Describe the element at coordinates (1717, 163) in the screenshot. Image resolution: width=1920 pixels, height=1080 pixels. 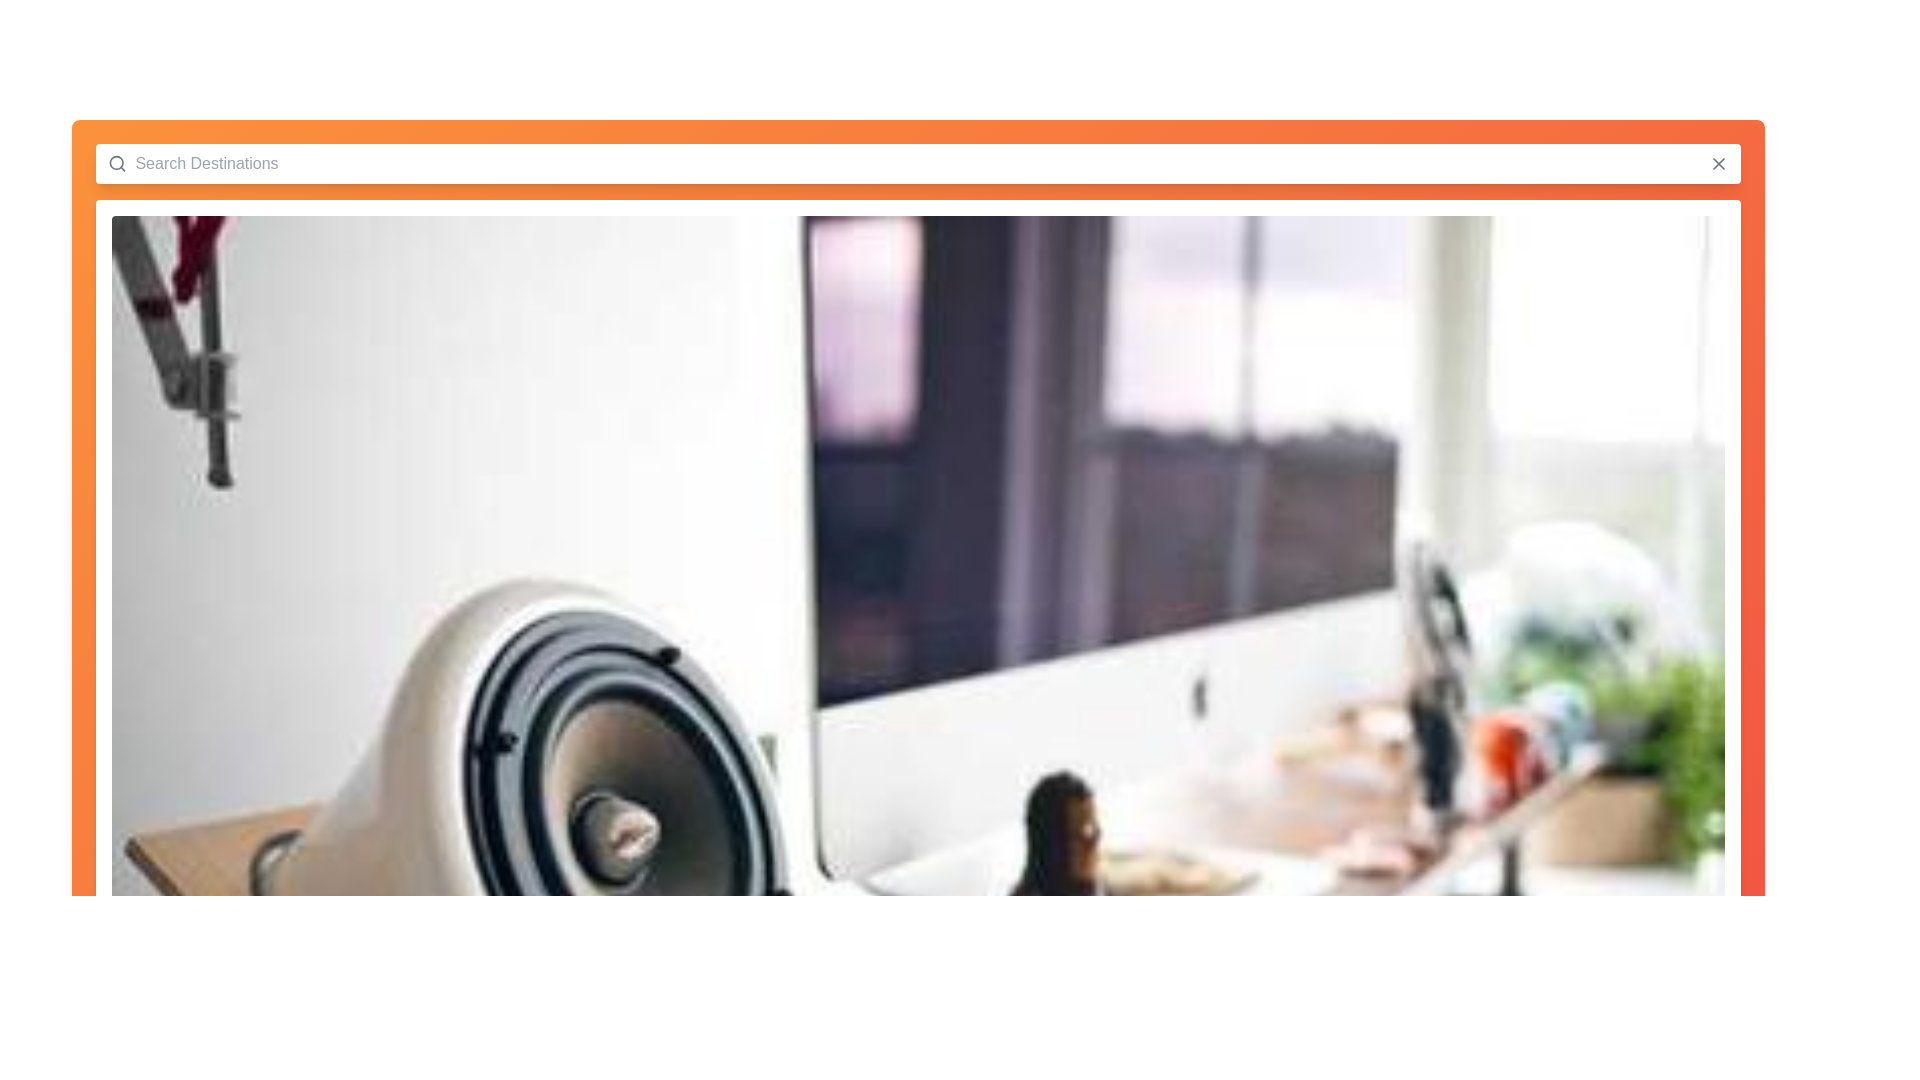
I see `the close button located at the far right side of the header bar above the main content area` at that location.